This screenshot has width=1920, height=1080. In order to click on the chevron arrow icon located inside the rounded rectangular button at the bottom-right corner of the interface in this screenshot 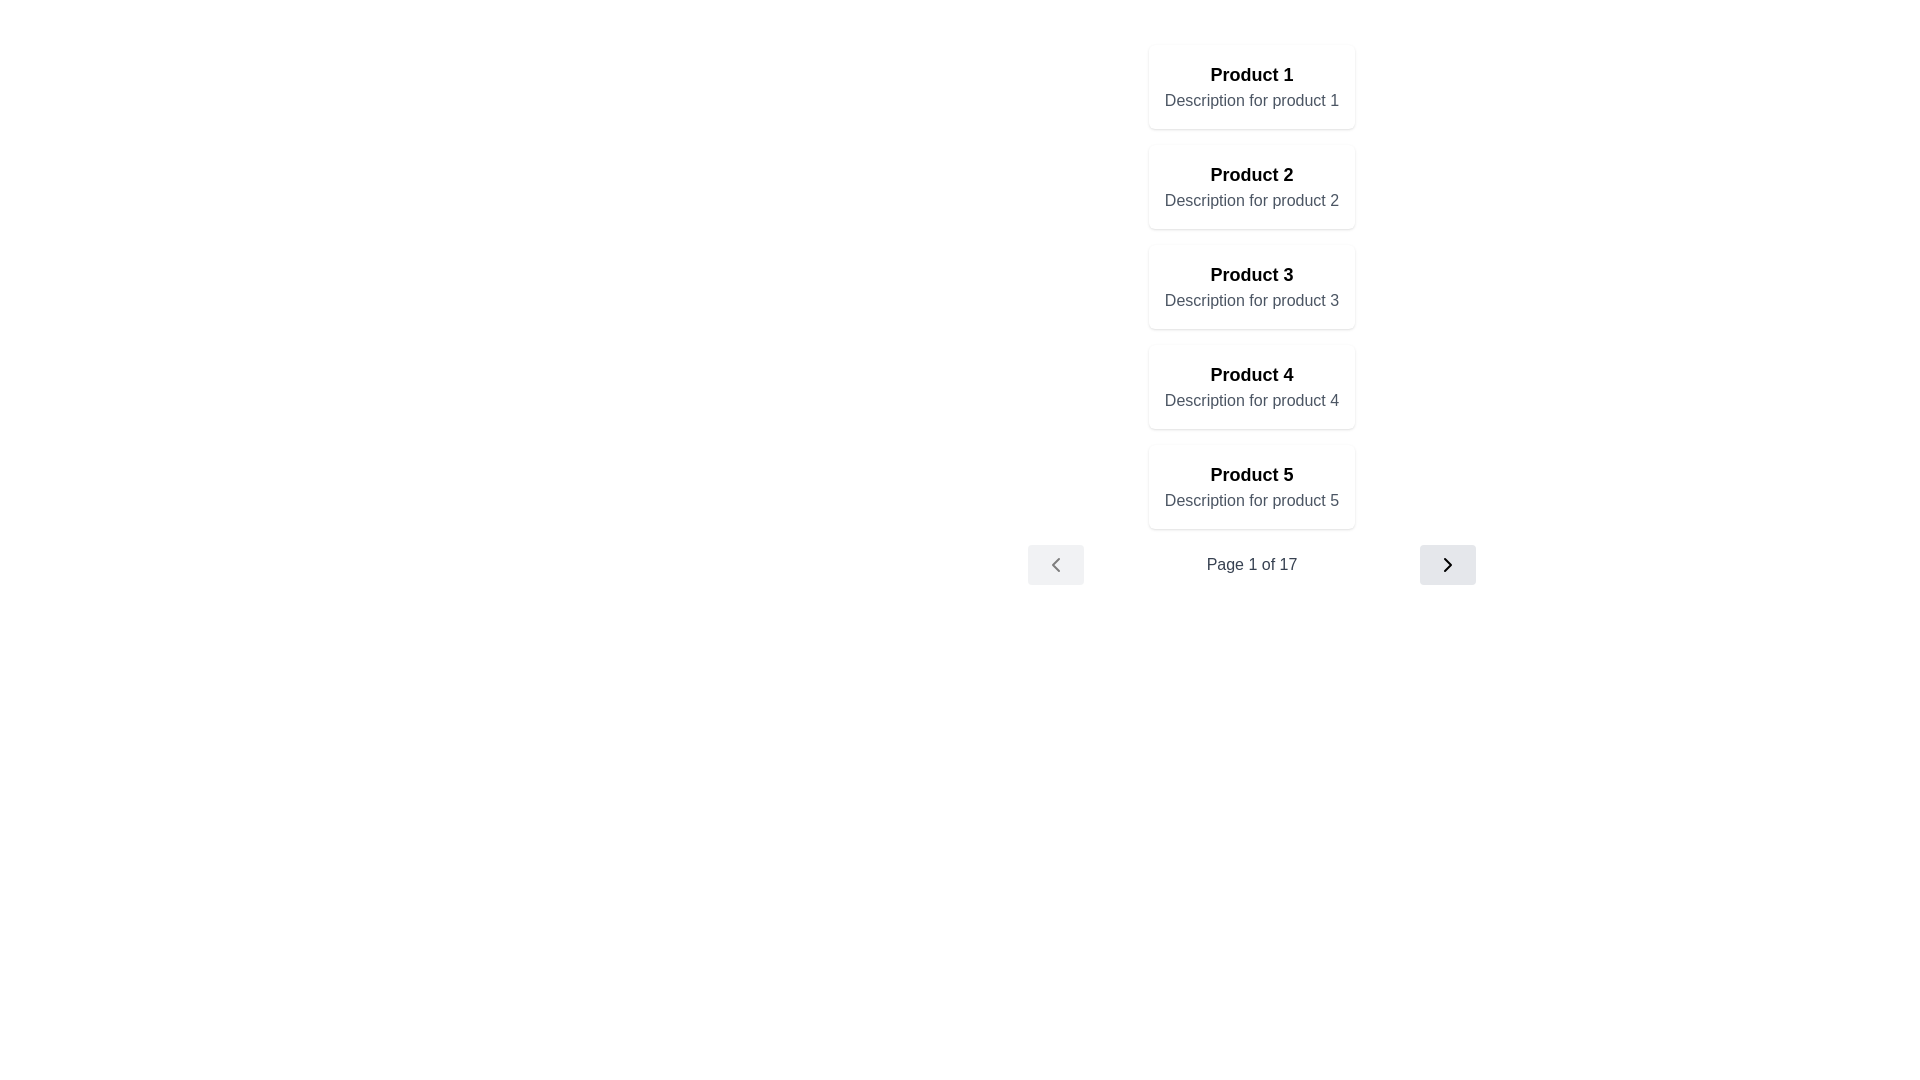, I will do `click(1448, 564)`.